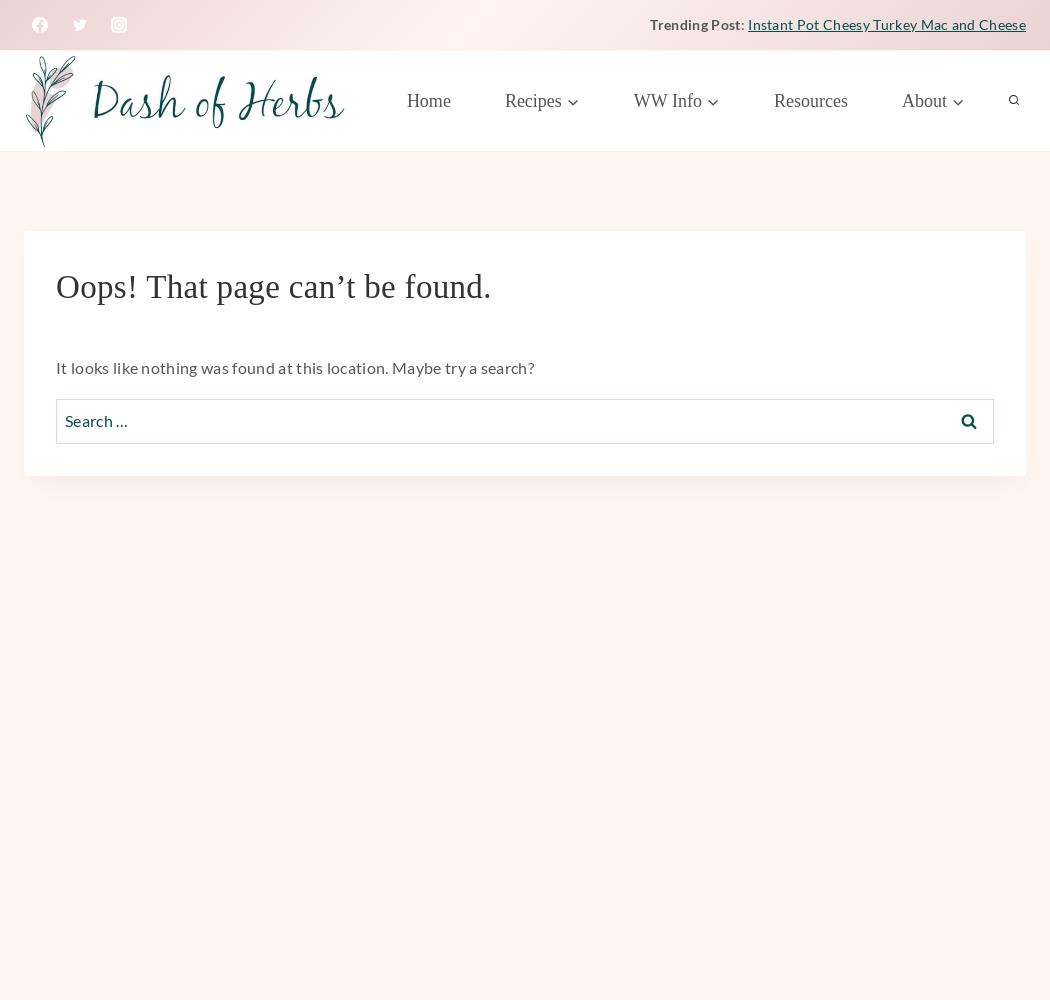 The image size is (1050, 1000). Describe the element at coordinates (532, 99) in the screenshot. I see `'Recipes'` at that location.